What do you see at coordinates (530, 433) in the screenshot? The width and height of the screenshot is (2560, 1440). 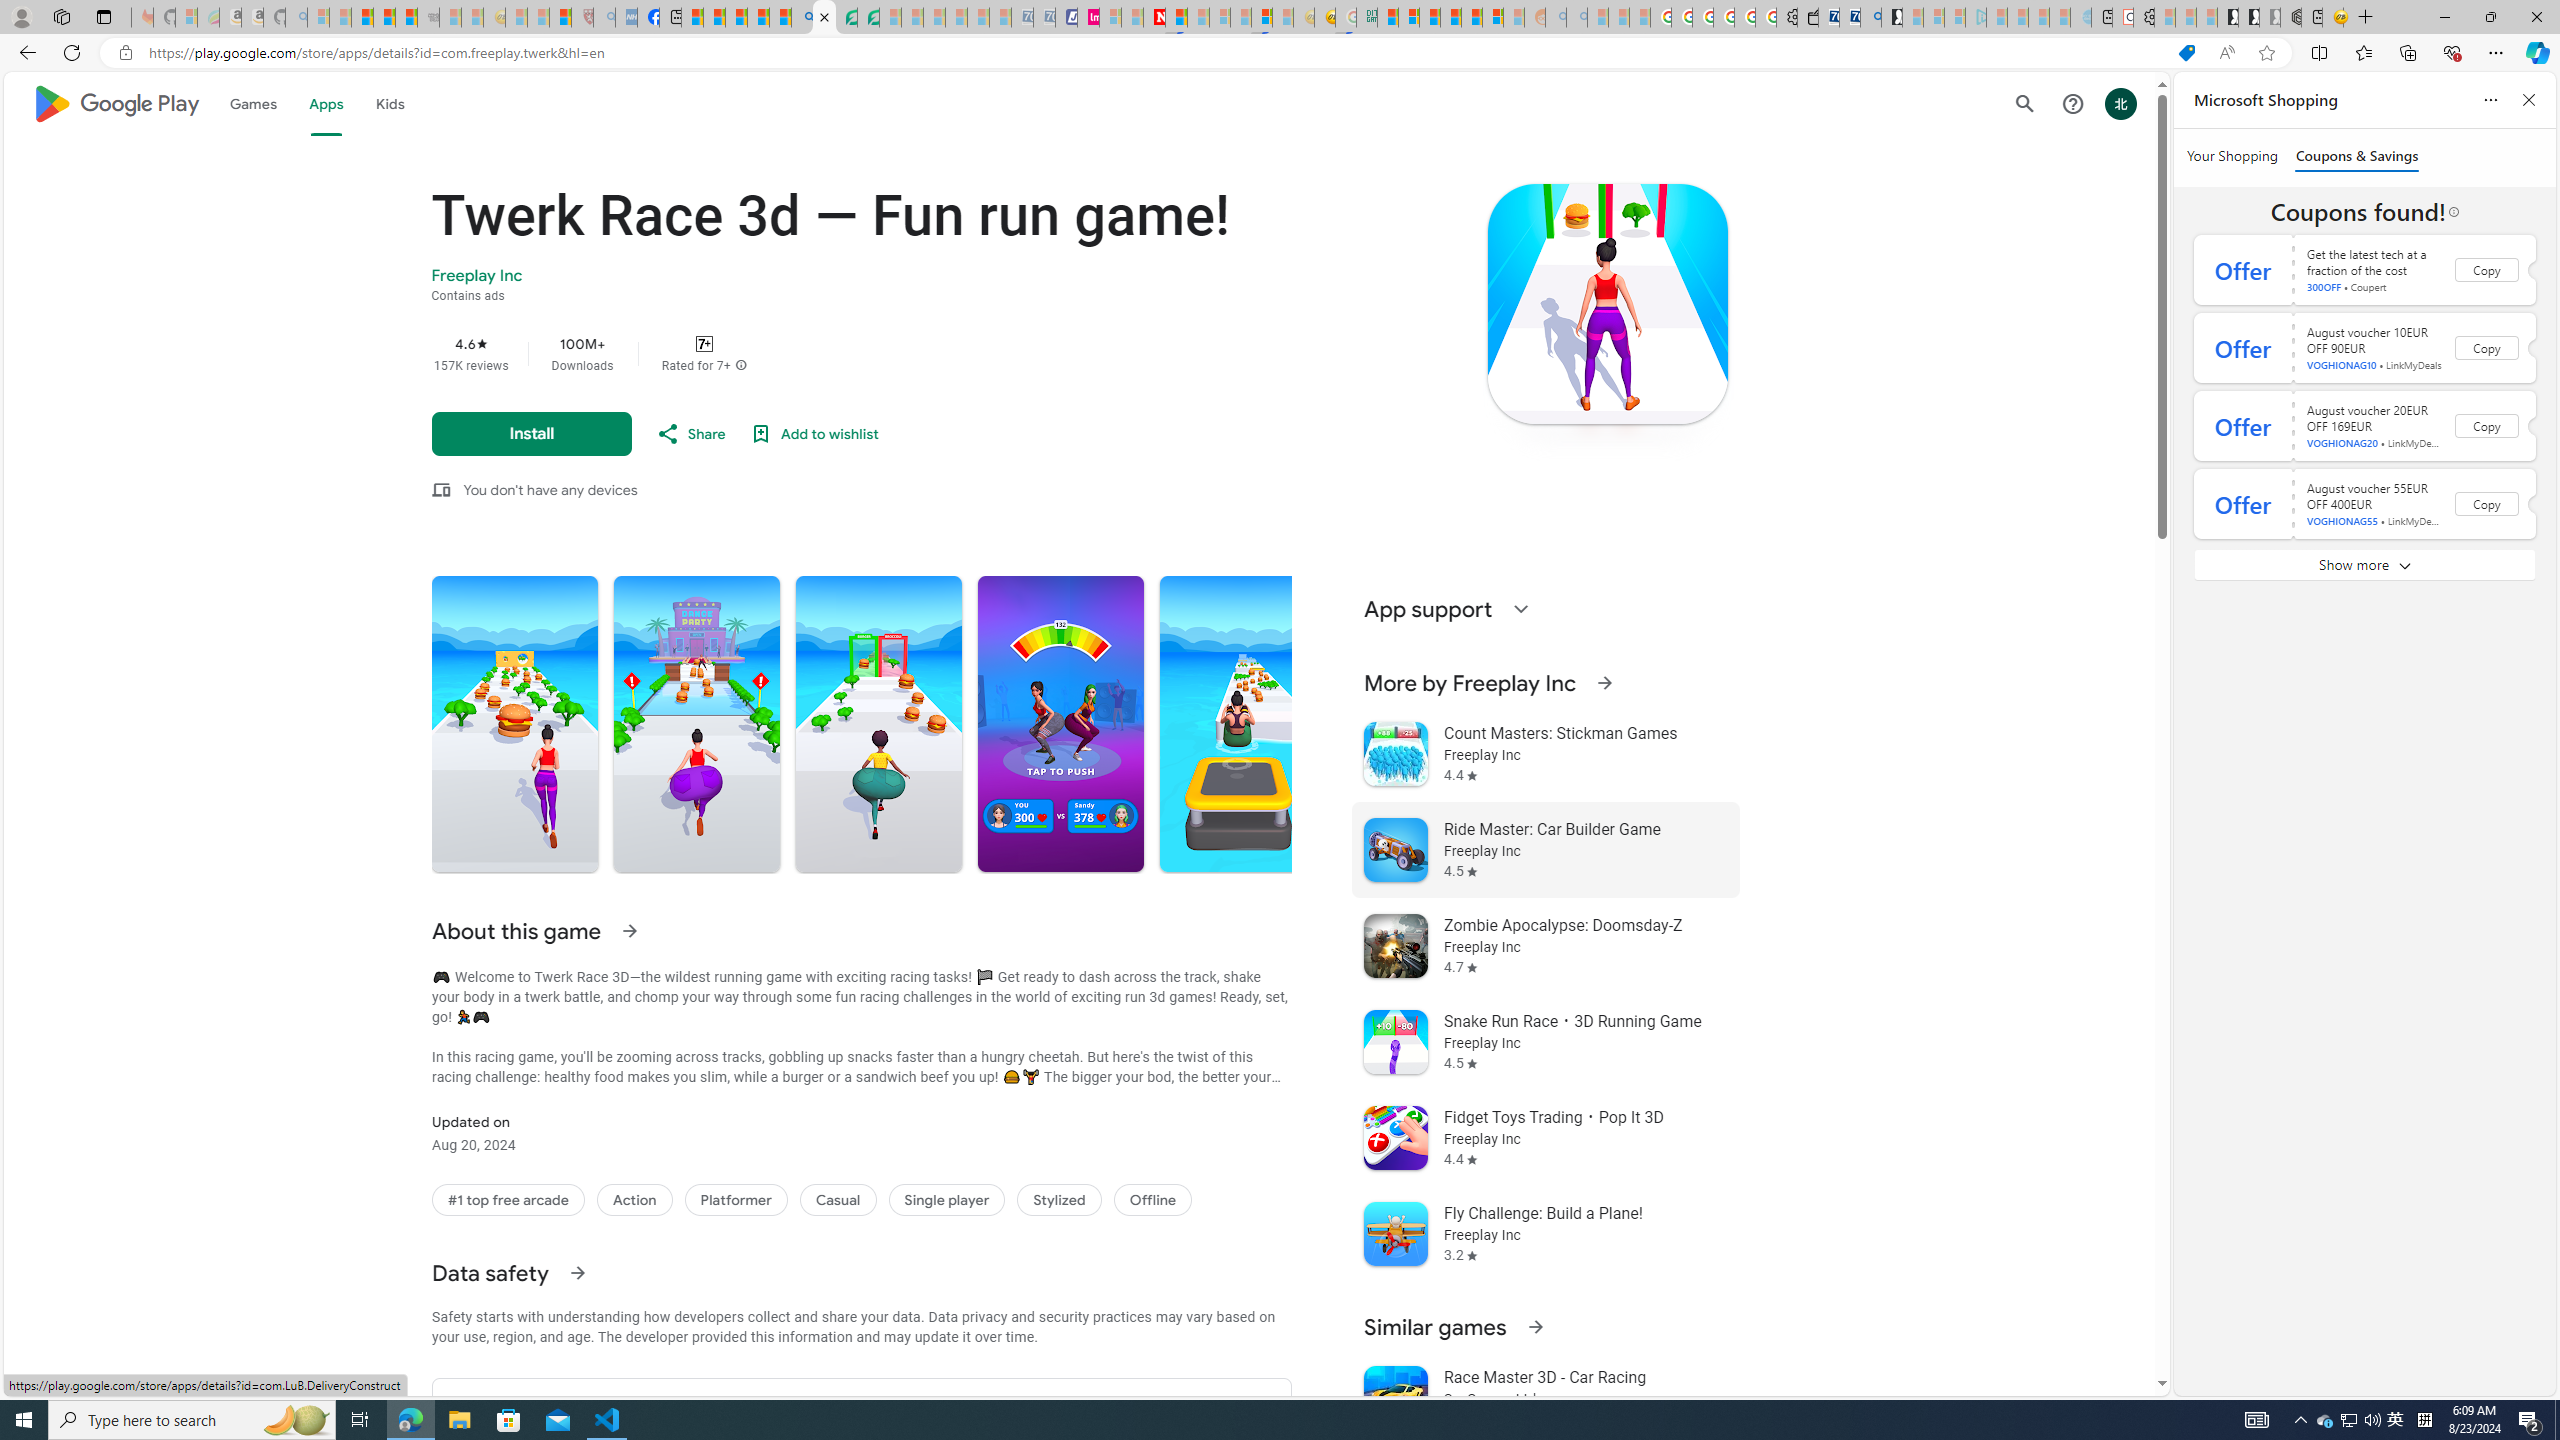 I see `'Install'` at bounding box center [530, 433].